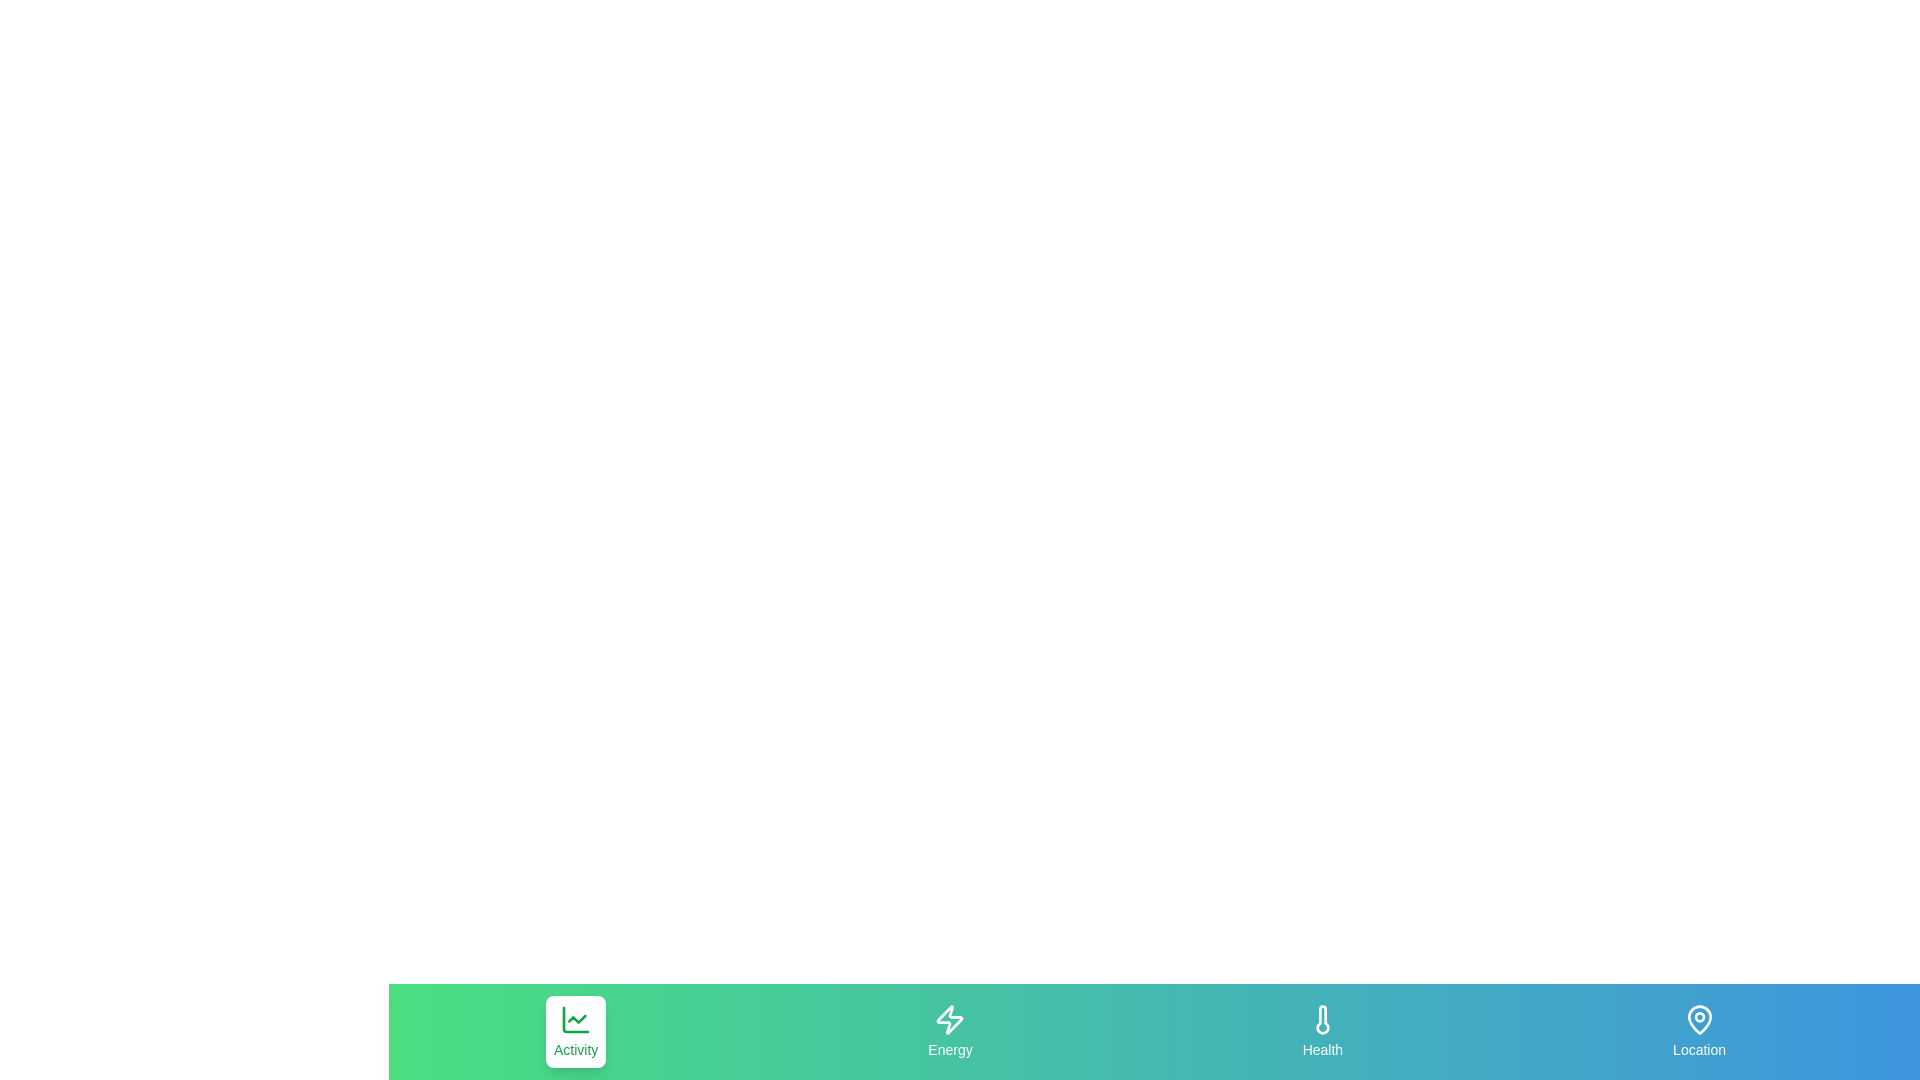 This screenshot has height=1080, width=1920. Describe the element at coordinates (949, 1032) in the screenshot. I see `the Energy tab to select it` at that location.